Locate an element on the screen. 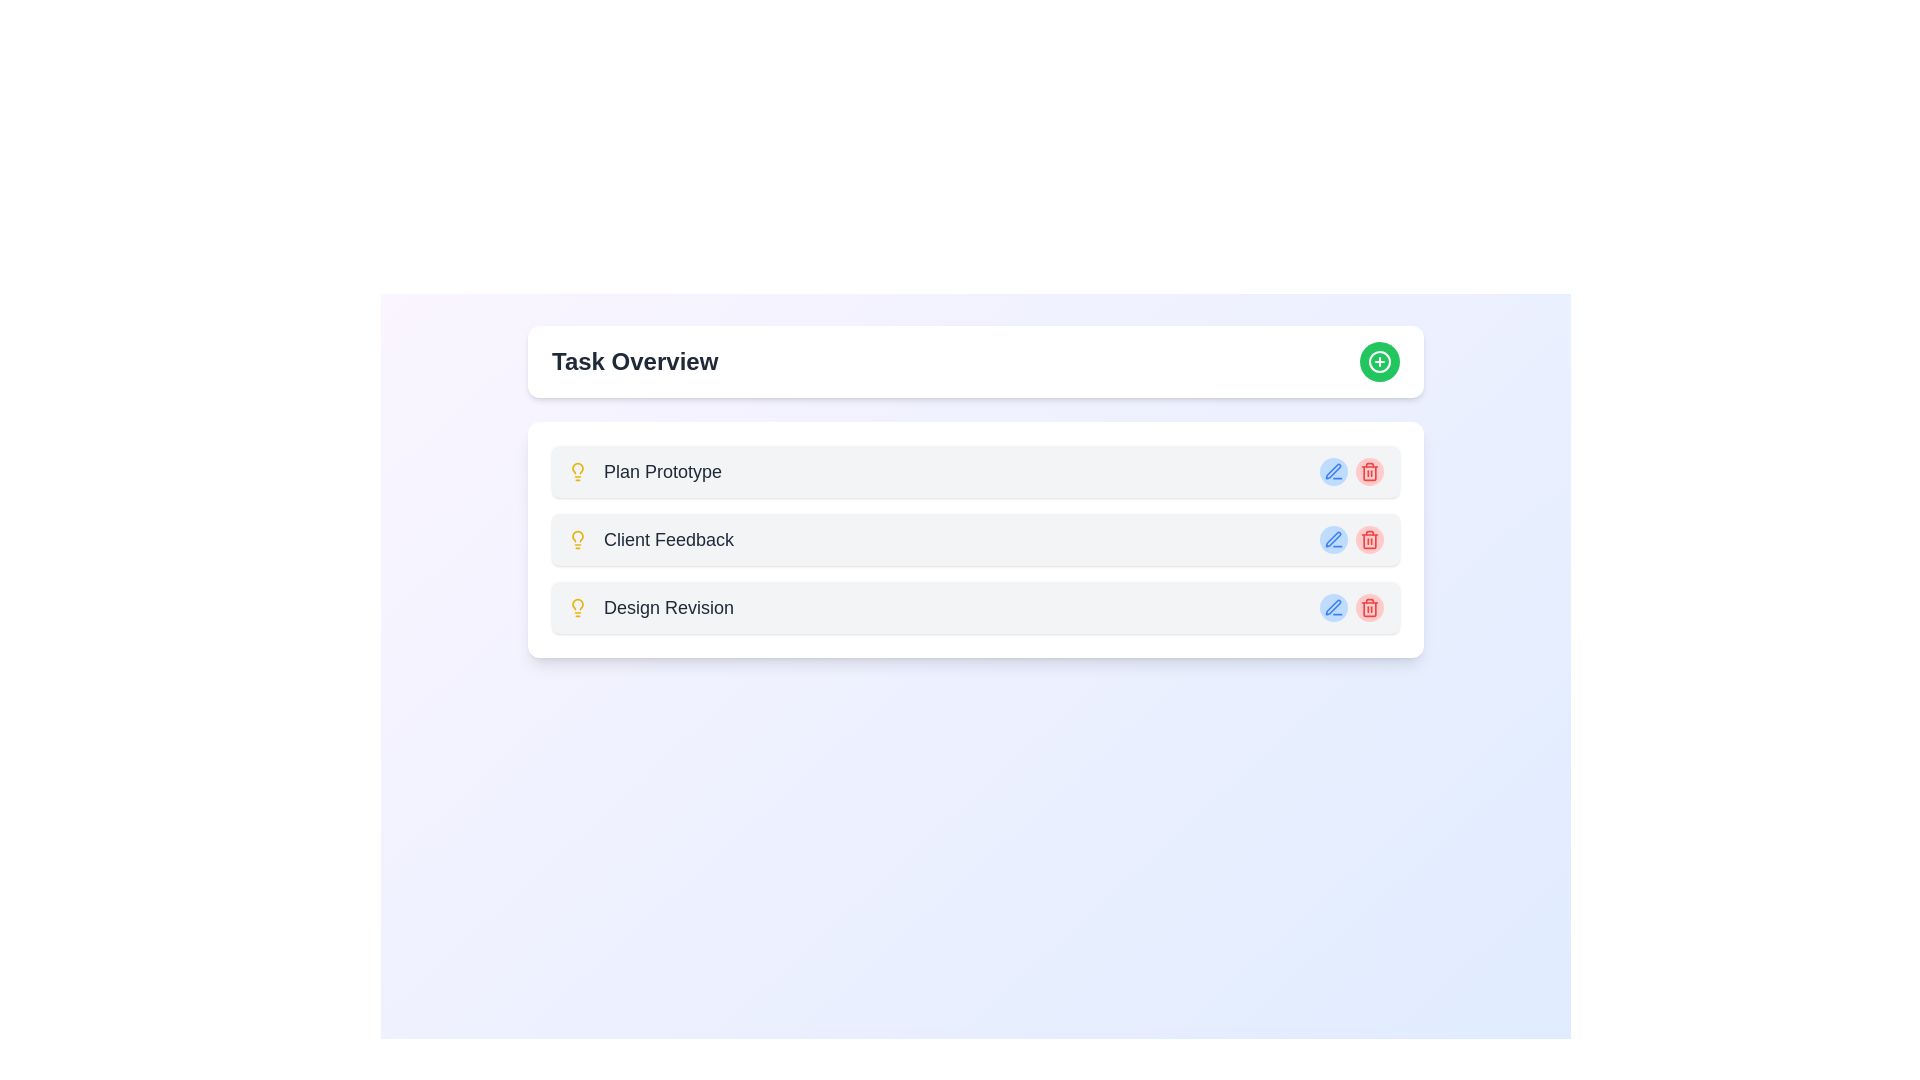 This screenshot has height=1080, width=1920. the 'delete' button located in the lower right corner of the 'Design Revision' card is located at coordinates (1368, 607).